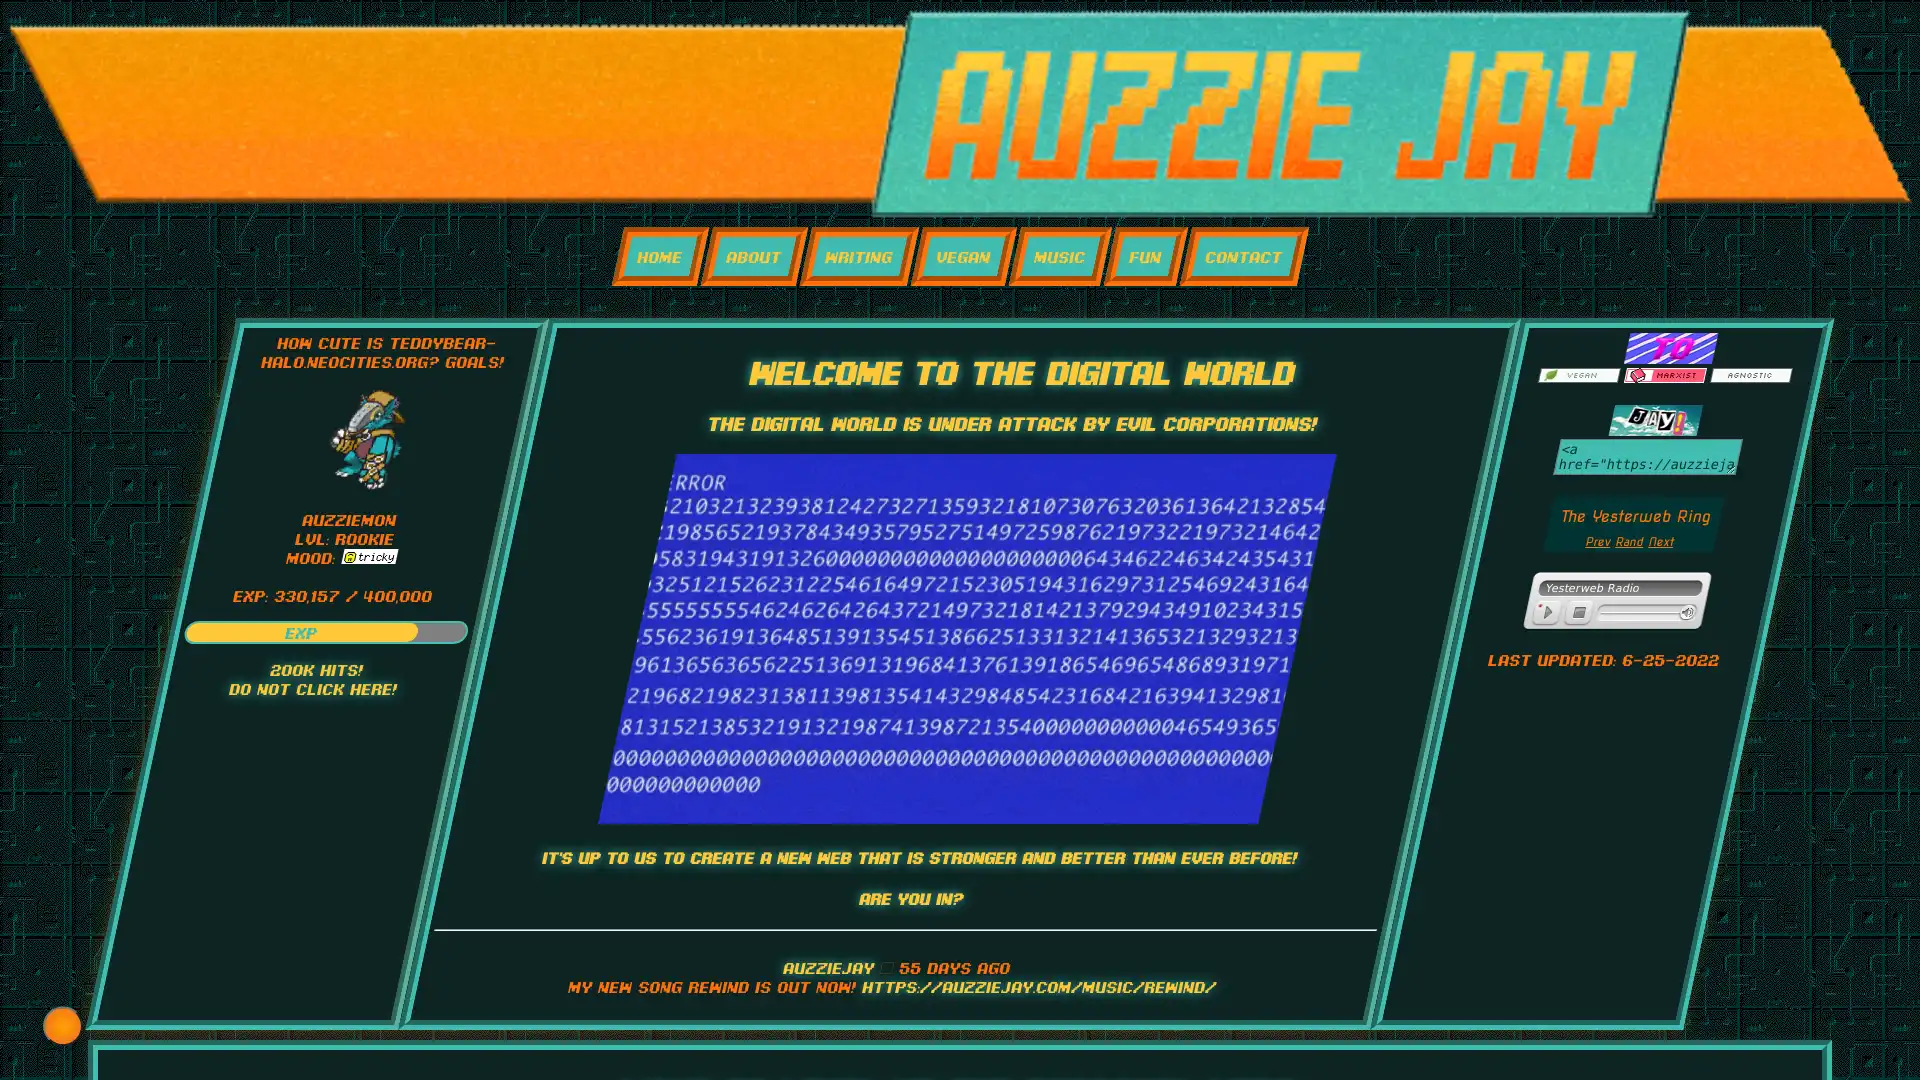 The image size is (1920, 1080). I want to click on HOME, so click(659, 255).